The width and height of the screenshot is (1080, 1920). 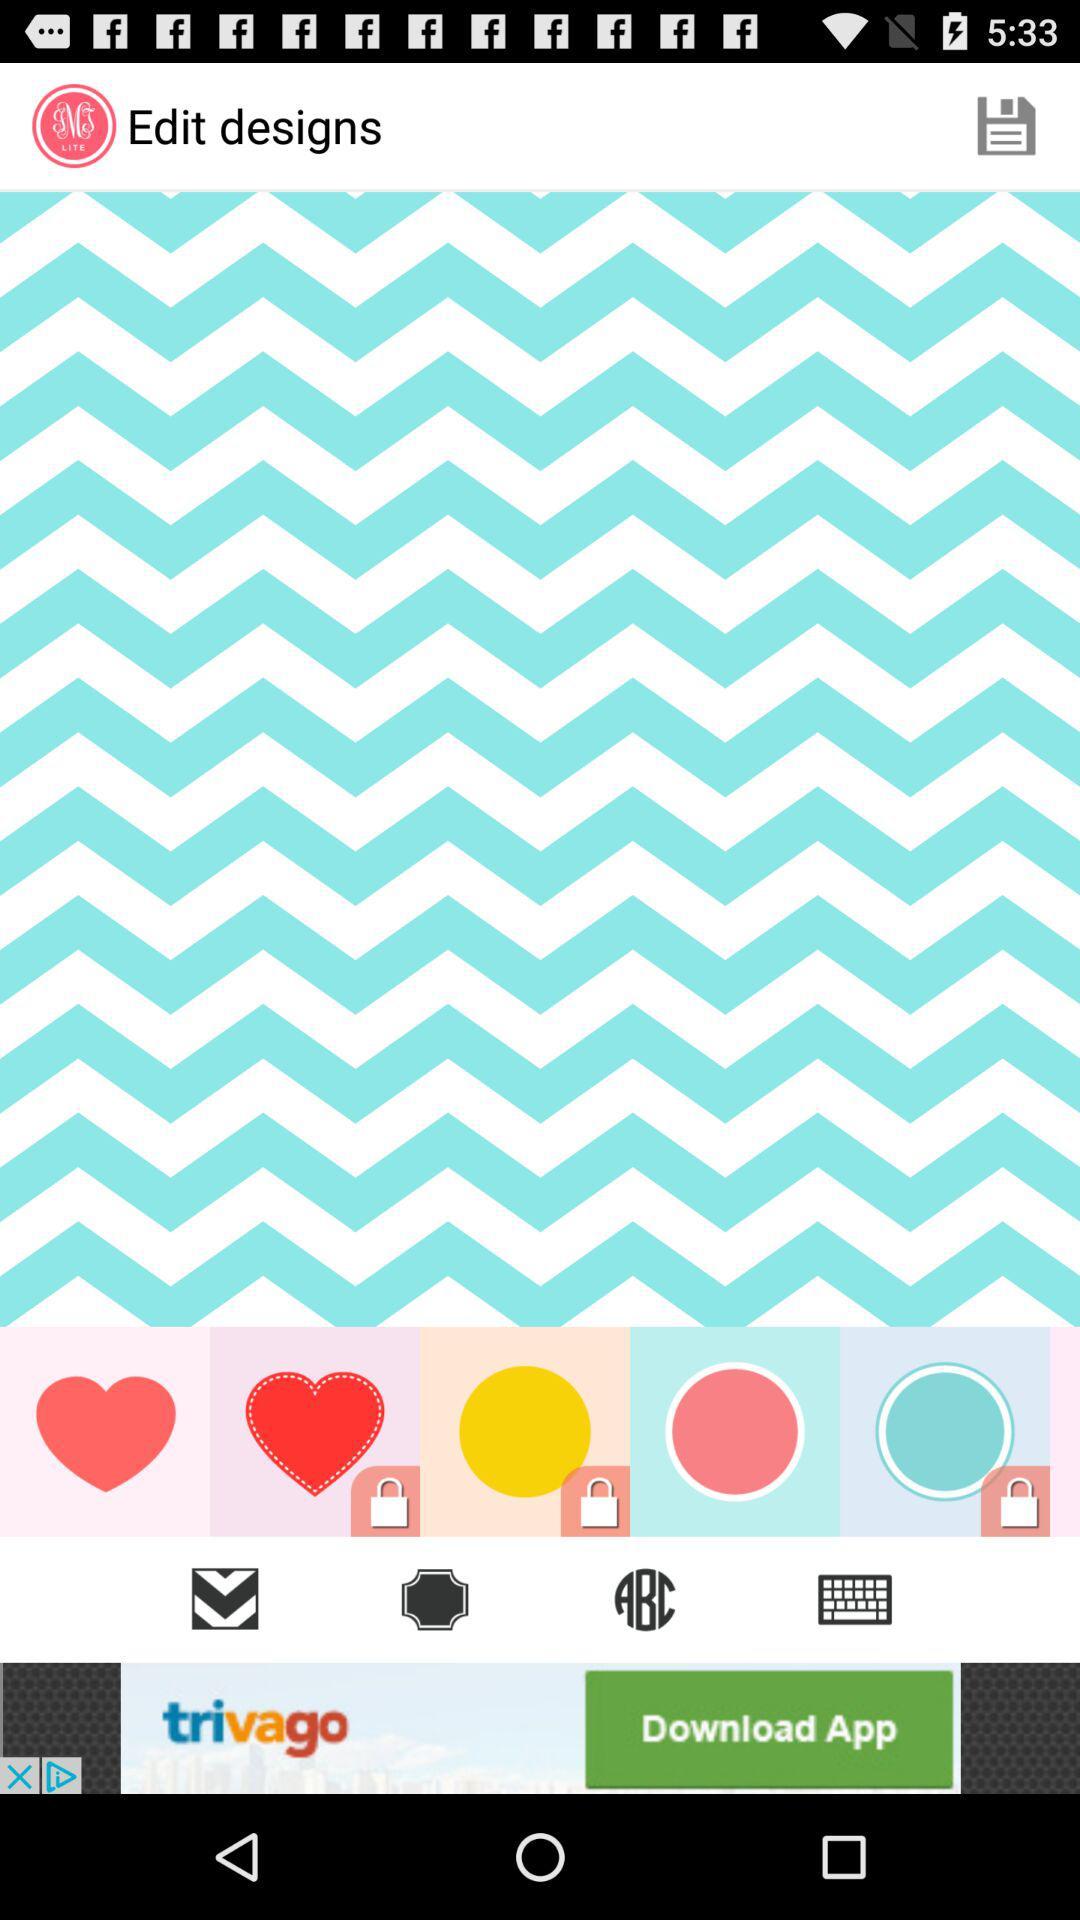 What do you see at coordinates (224, 1598) in the screenshot?
I see `the favorite icon` at bounding box center [224, 1598].